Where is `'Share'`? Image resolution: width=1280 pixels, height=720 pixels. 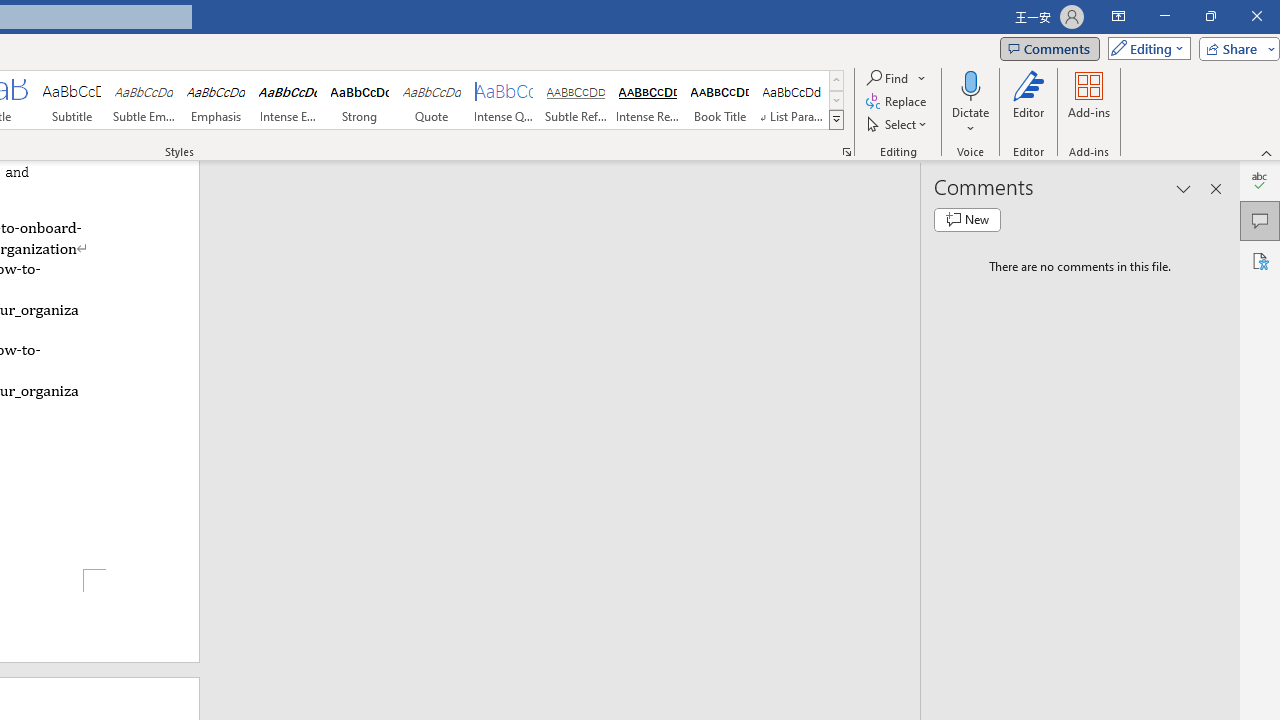 'Share' is located at coordinates (1234, 47).